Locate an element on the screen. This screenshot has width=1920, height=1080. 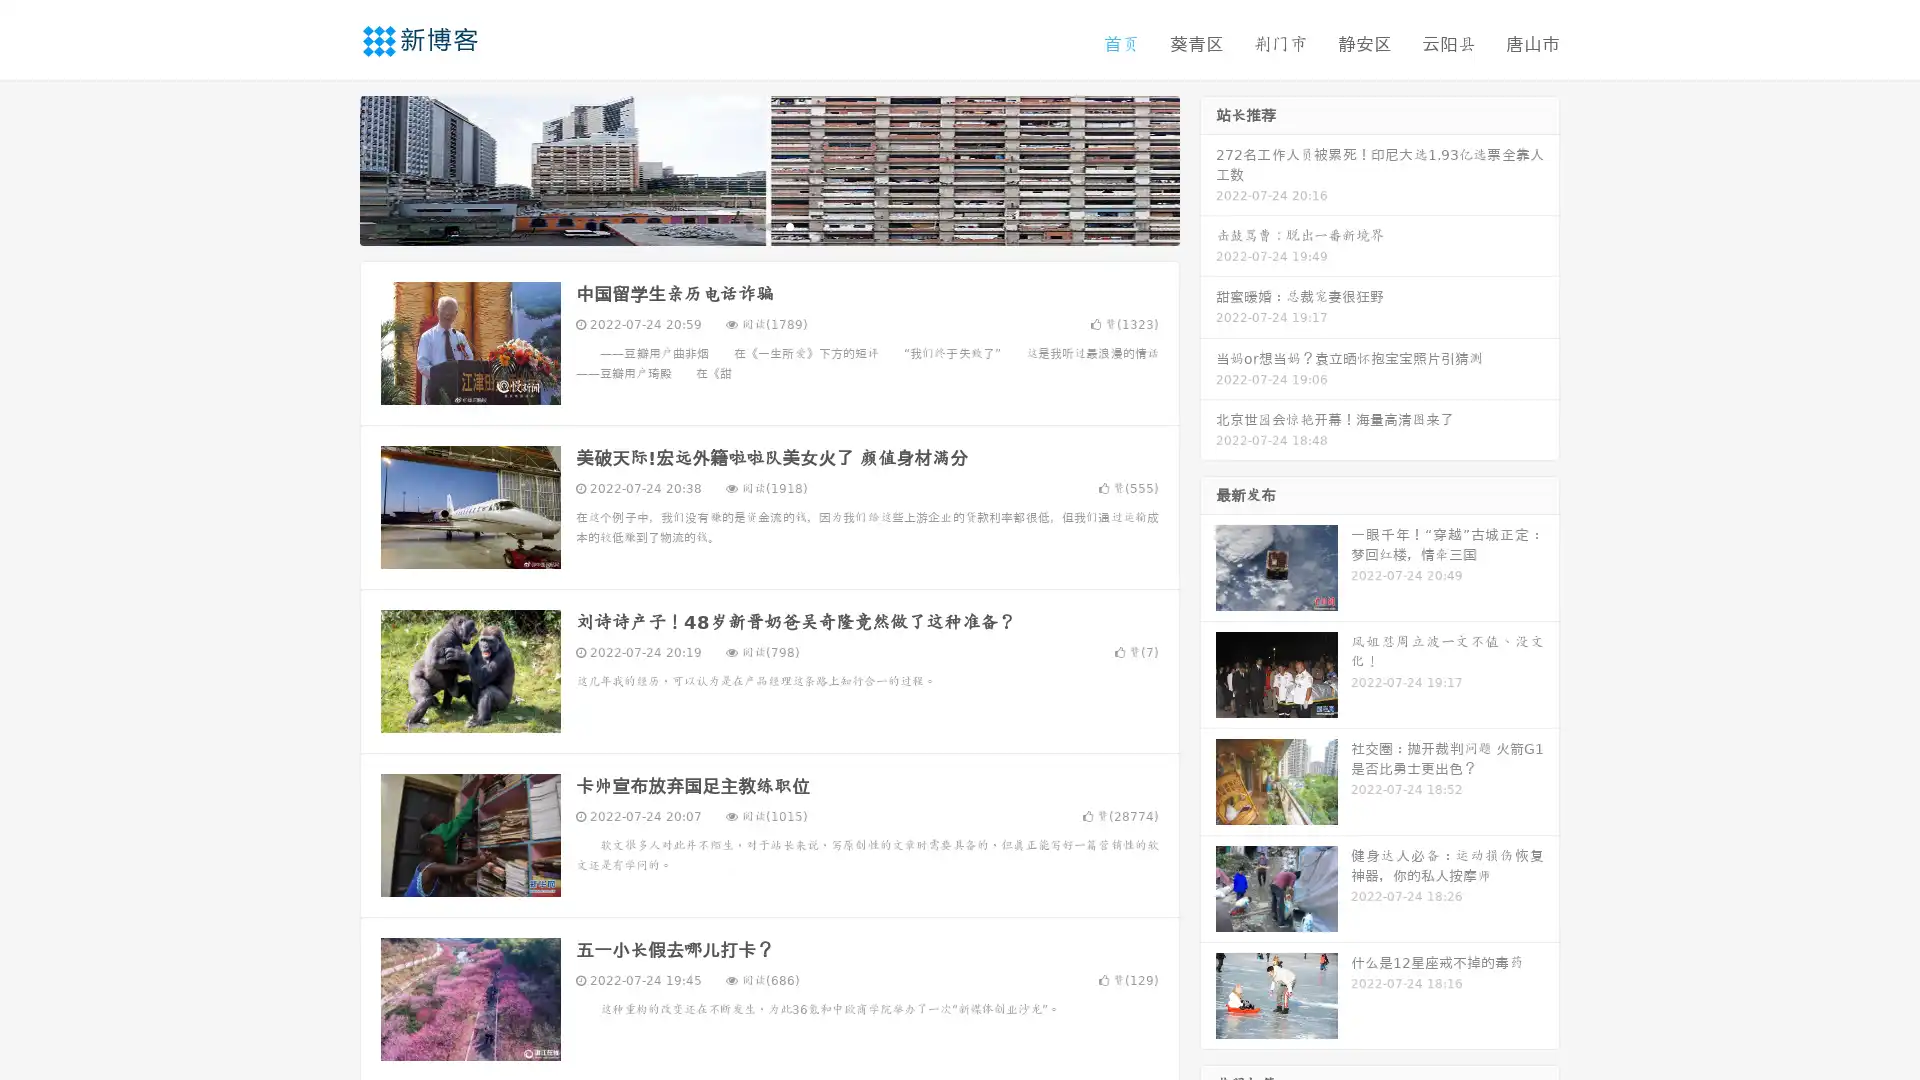
Next slide is located at coordinates (1208, 168).